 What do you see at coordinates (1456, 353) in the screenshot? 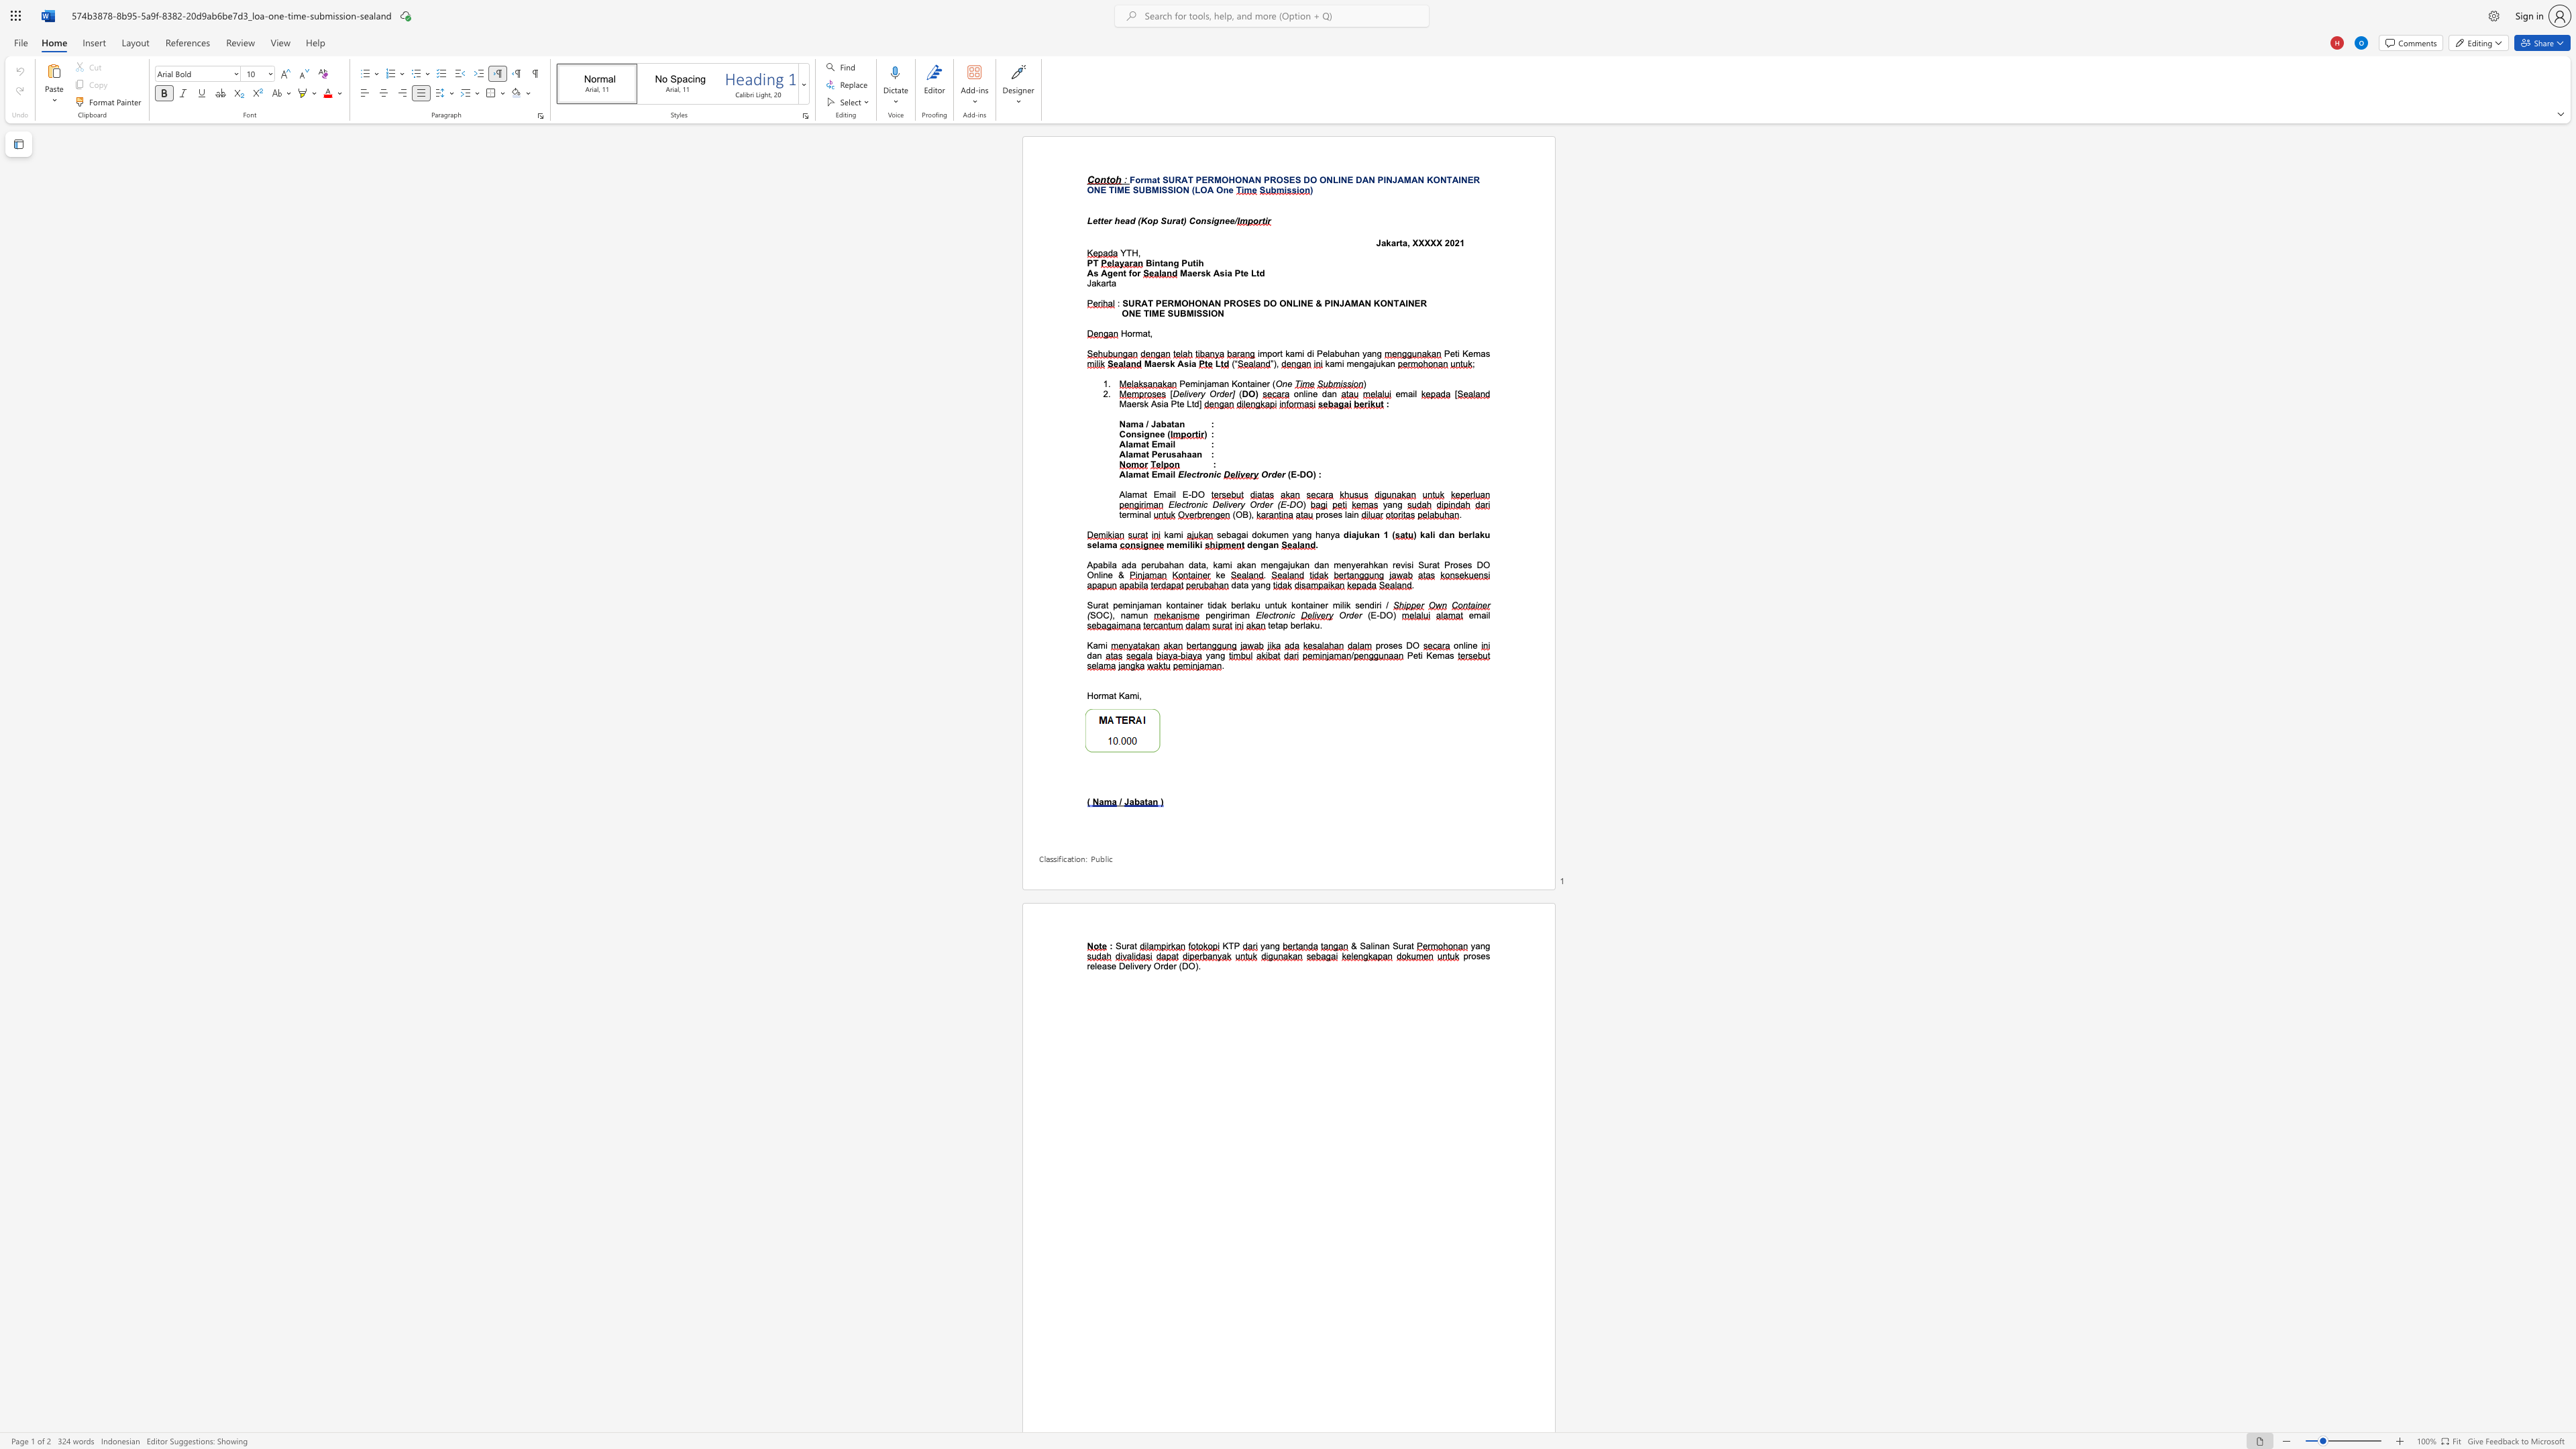
I see `the space between the continuous character "t" and "i" in the text` at bounding box center [1456, 353].